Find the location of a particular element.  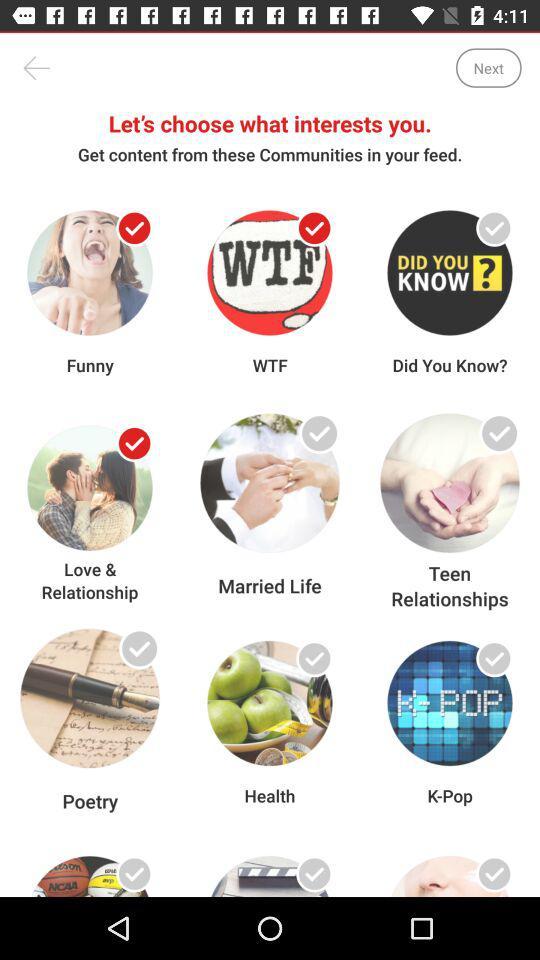

icon is located at coordinates (493, 657).